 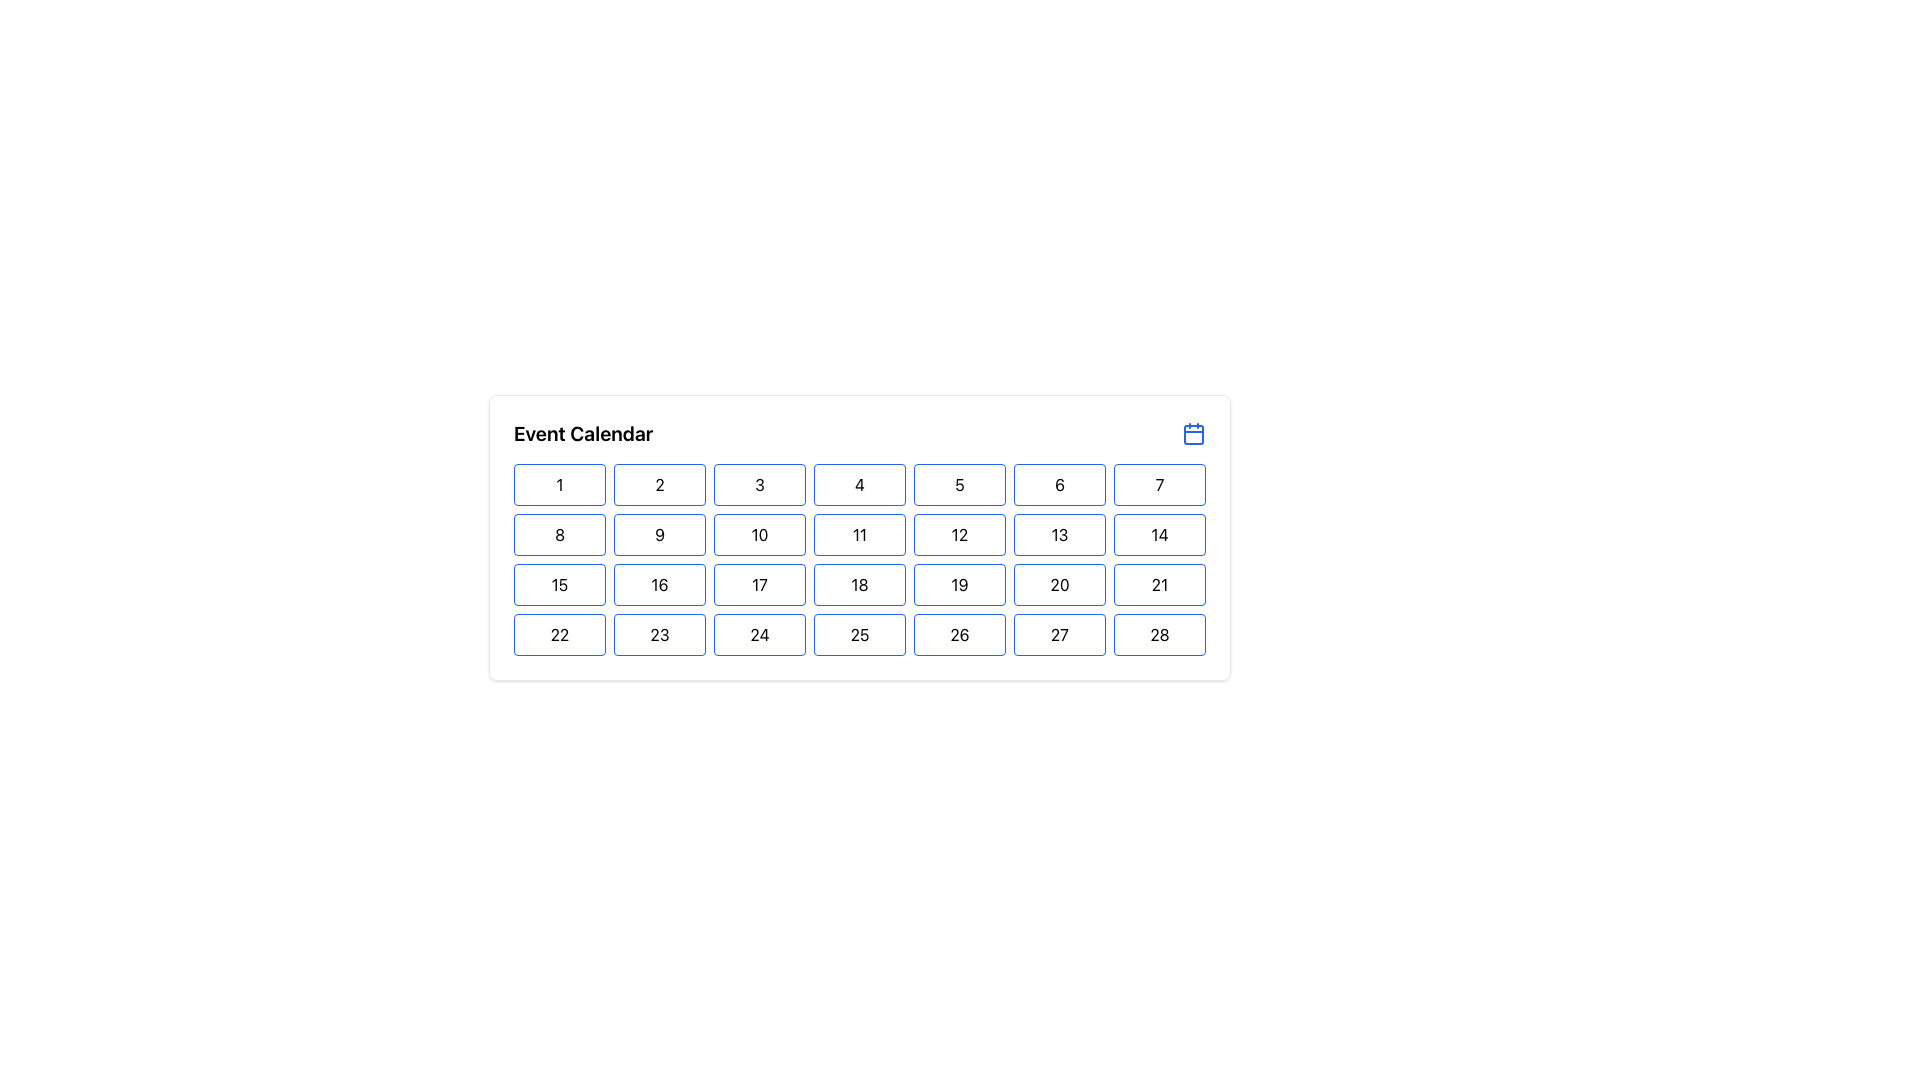 What do you see at coordinates (1160, 534) in the screenshot?
I see `the button representing the number 14 in the Event Calendar` at bounding box center [1160, 534].